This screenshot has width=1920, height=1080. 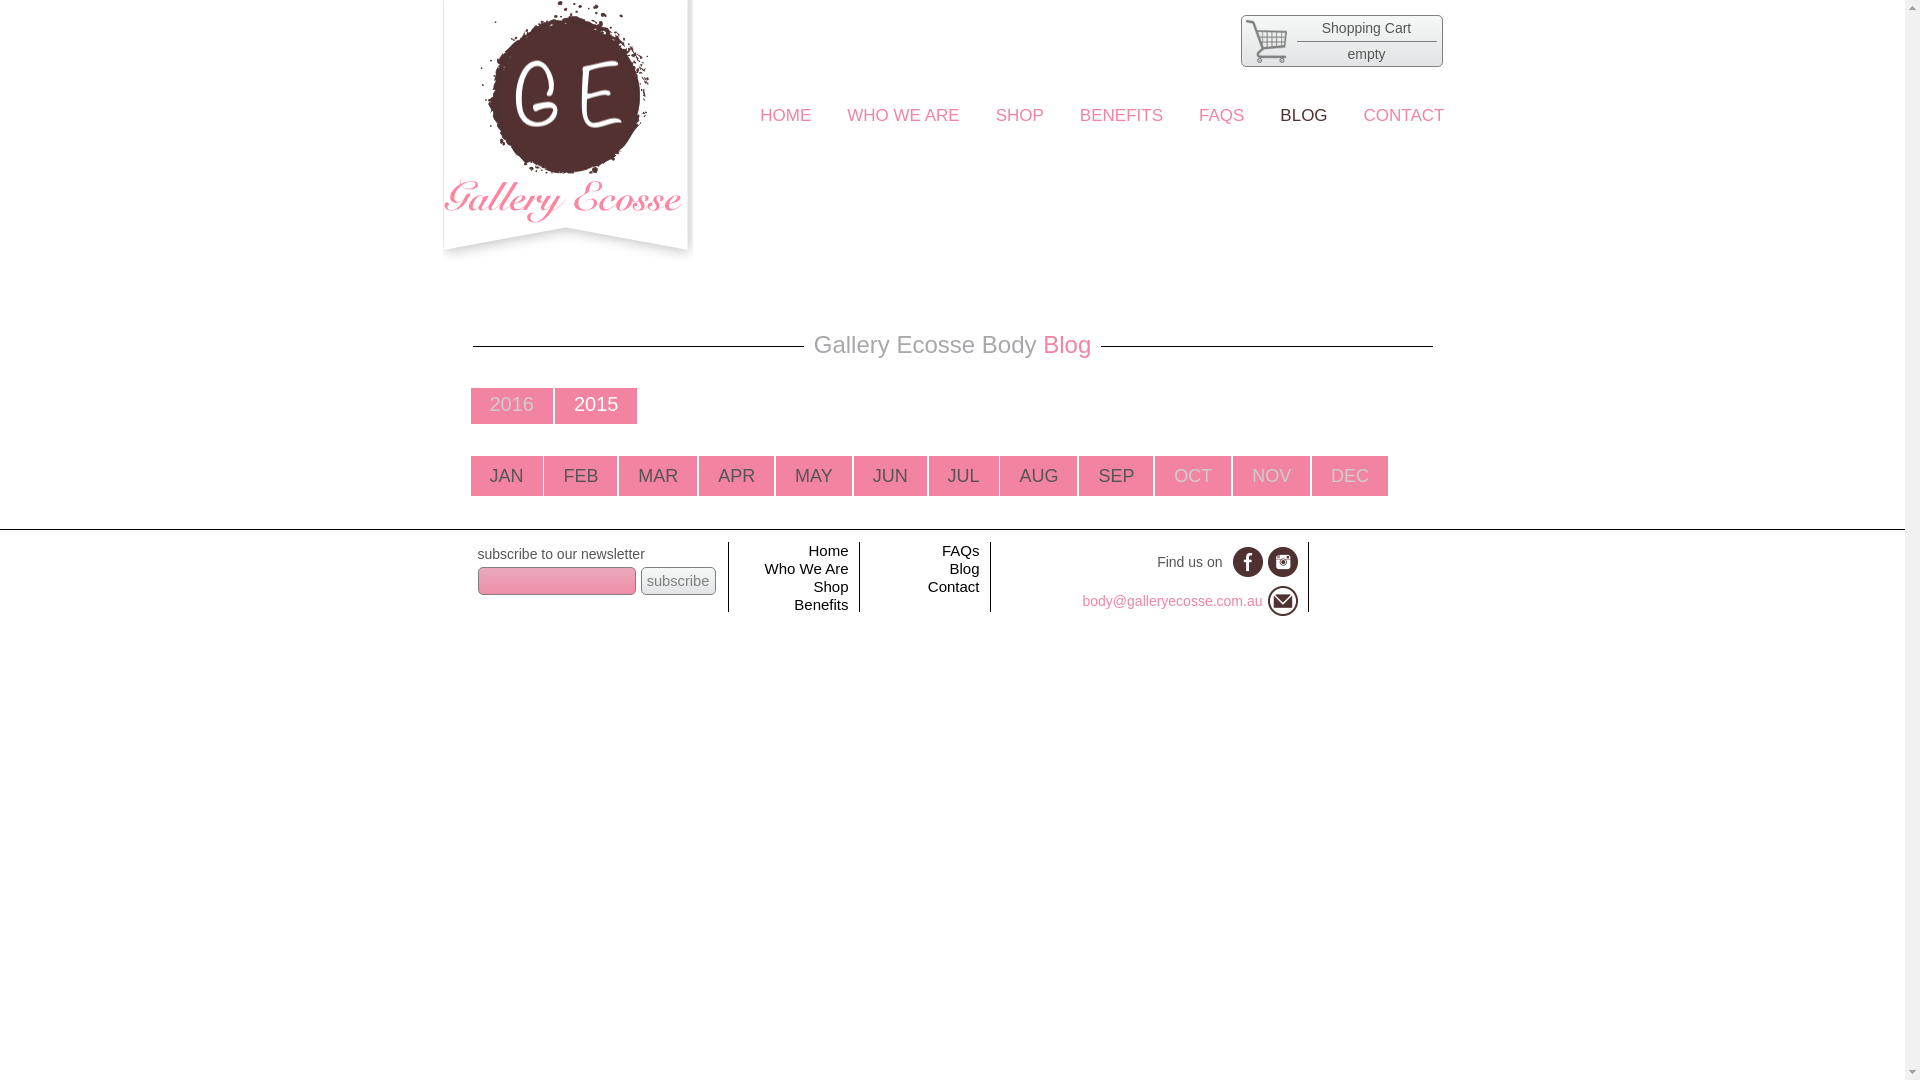 What do you see at coordinates (489, 404) in the screenshot?
I see `'2016'` at bounding box center [489, 404].